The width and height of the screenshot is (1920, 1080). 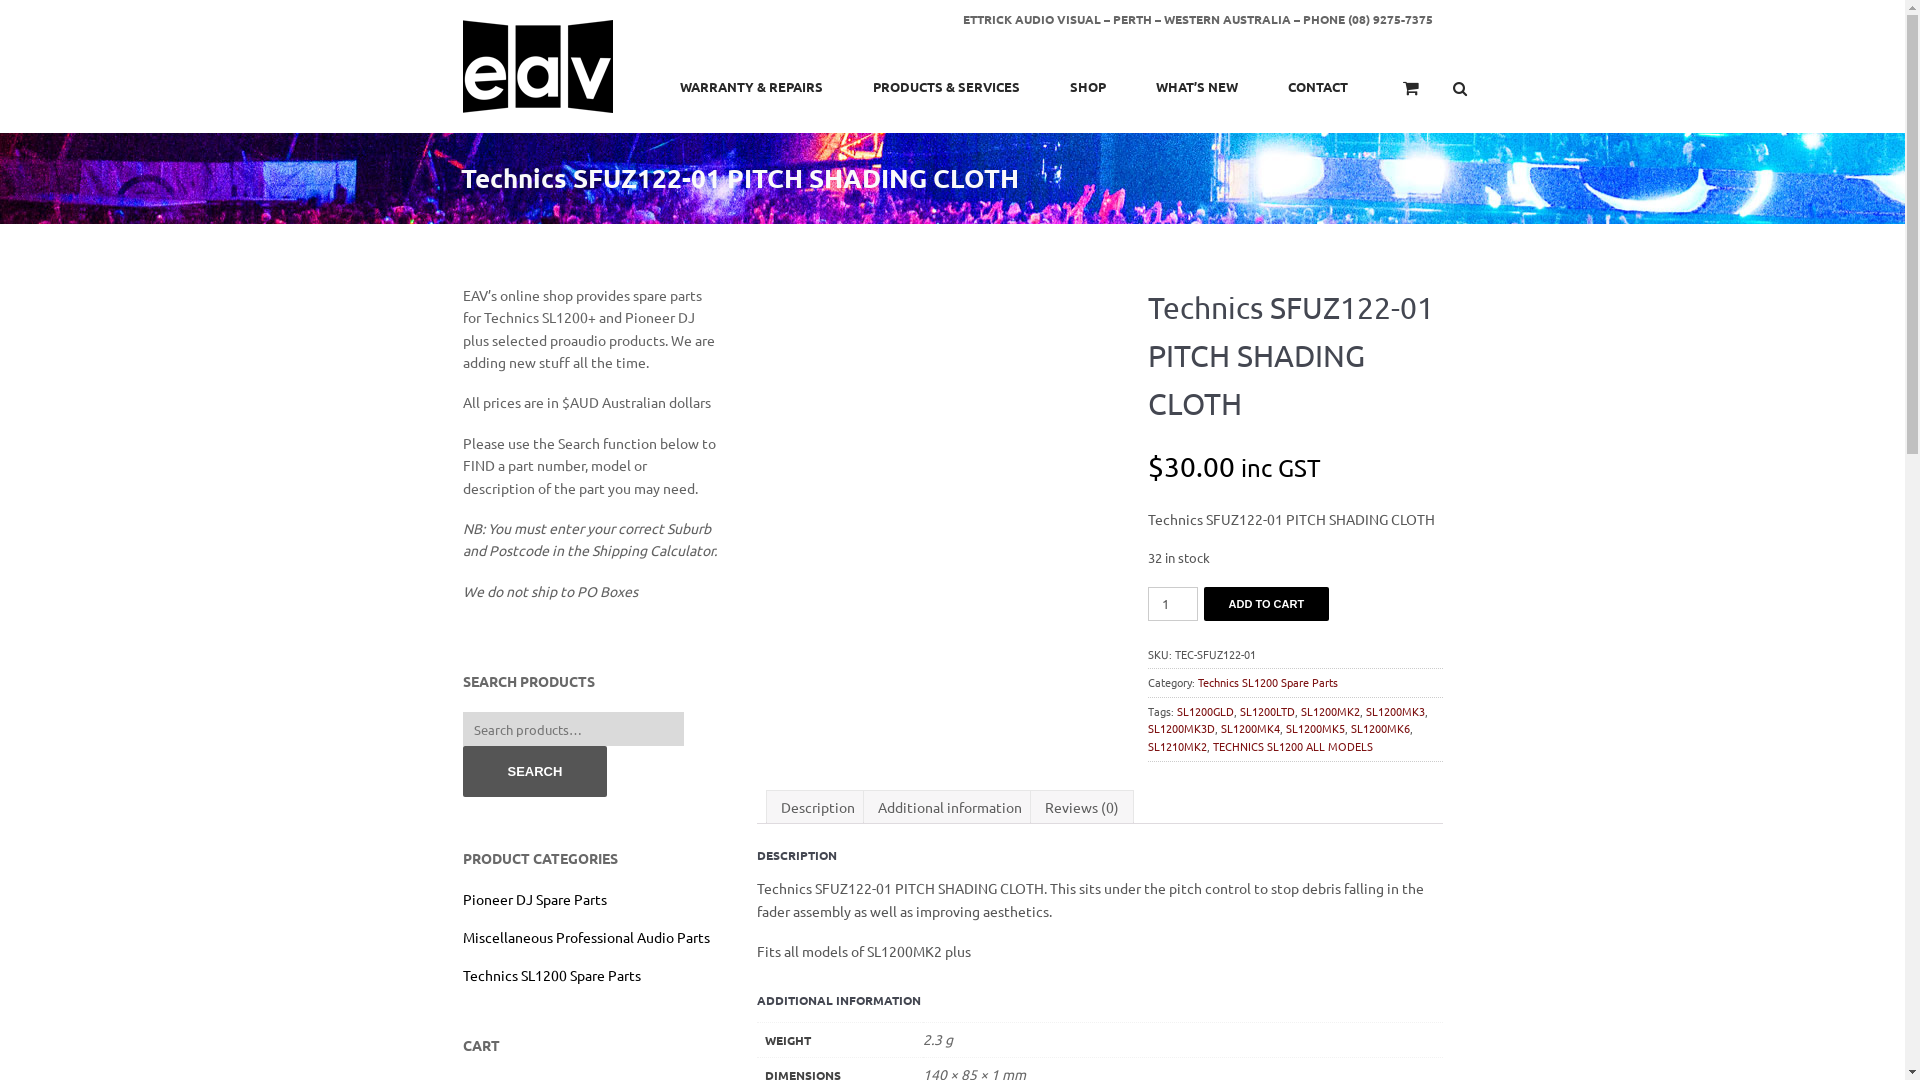 What do you see at coordinates (1395, 96) in the screenshot?
I see `'View your shopping cart'` at bounding box center [1395, 96].